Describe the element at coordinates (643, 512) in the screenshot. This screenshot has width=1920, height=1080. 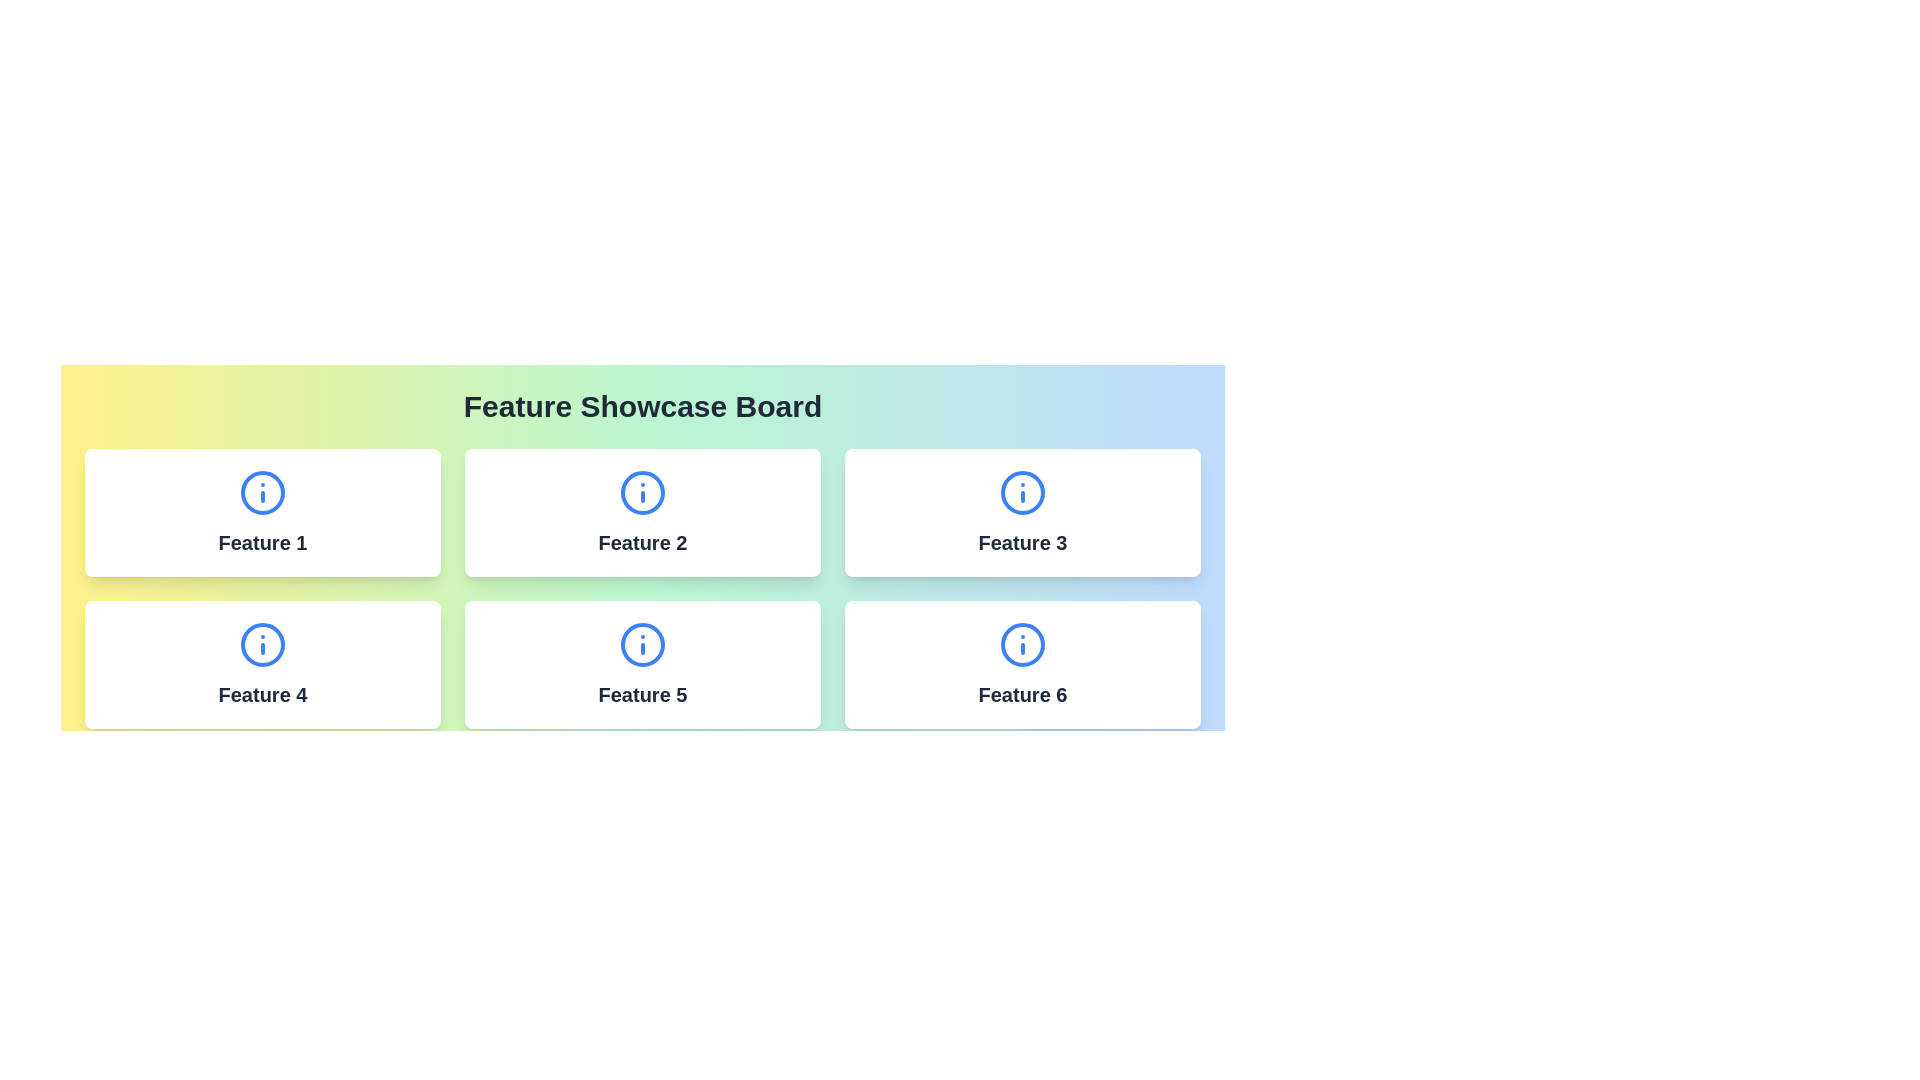
I see `the Feature card labeled 'Feature 2', which is the second card in a grid layout showcasing product features` at that location.